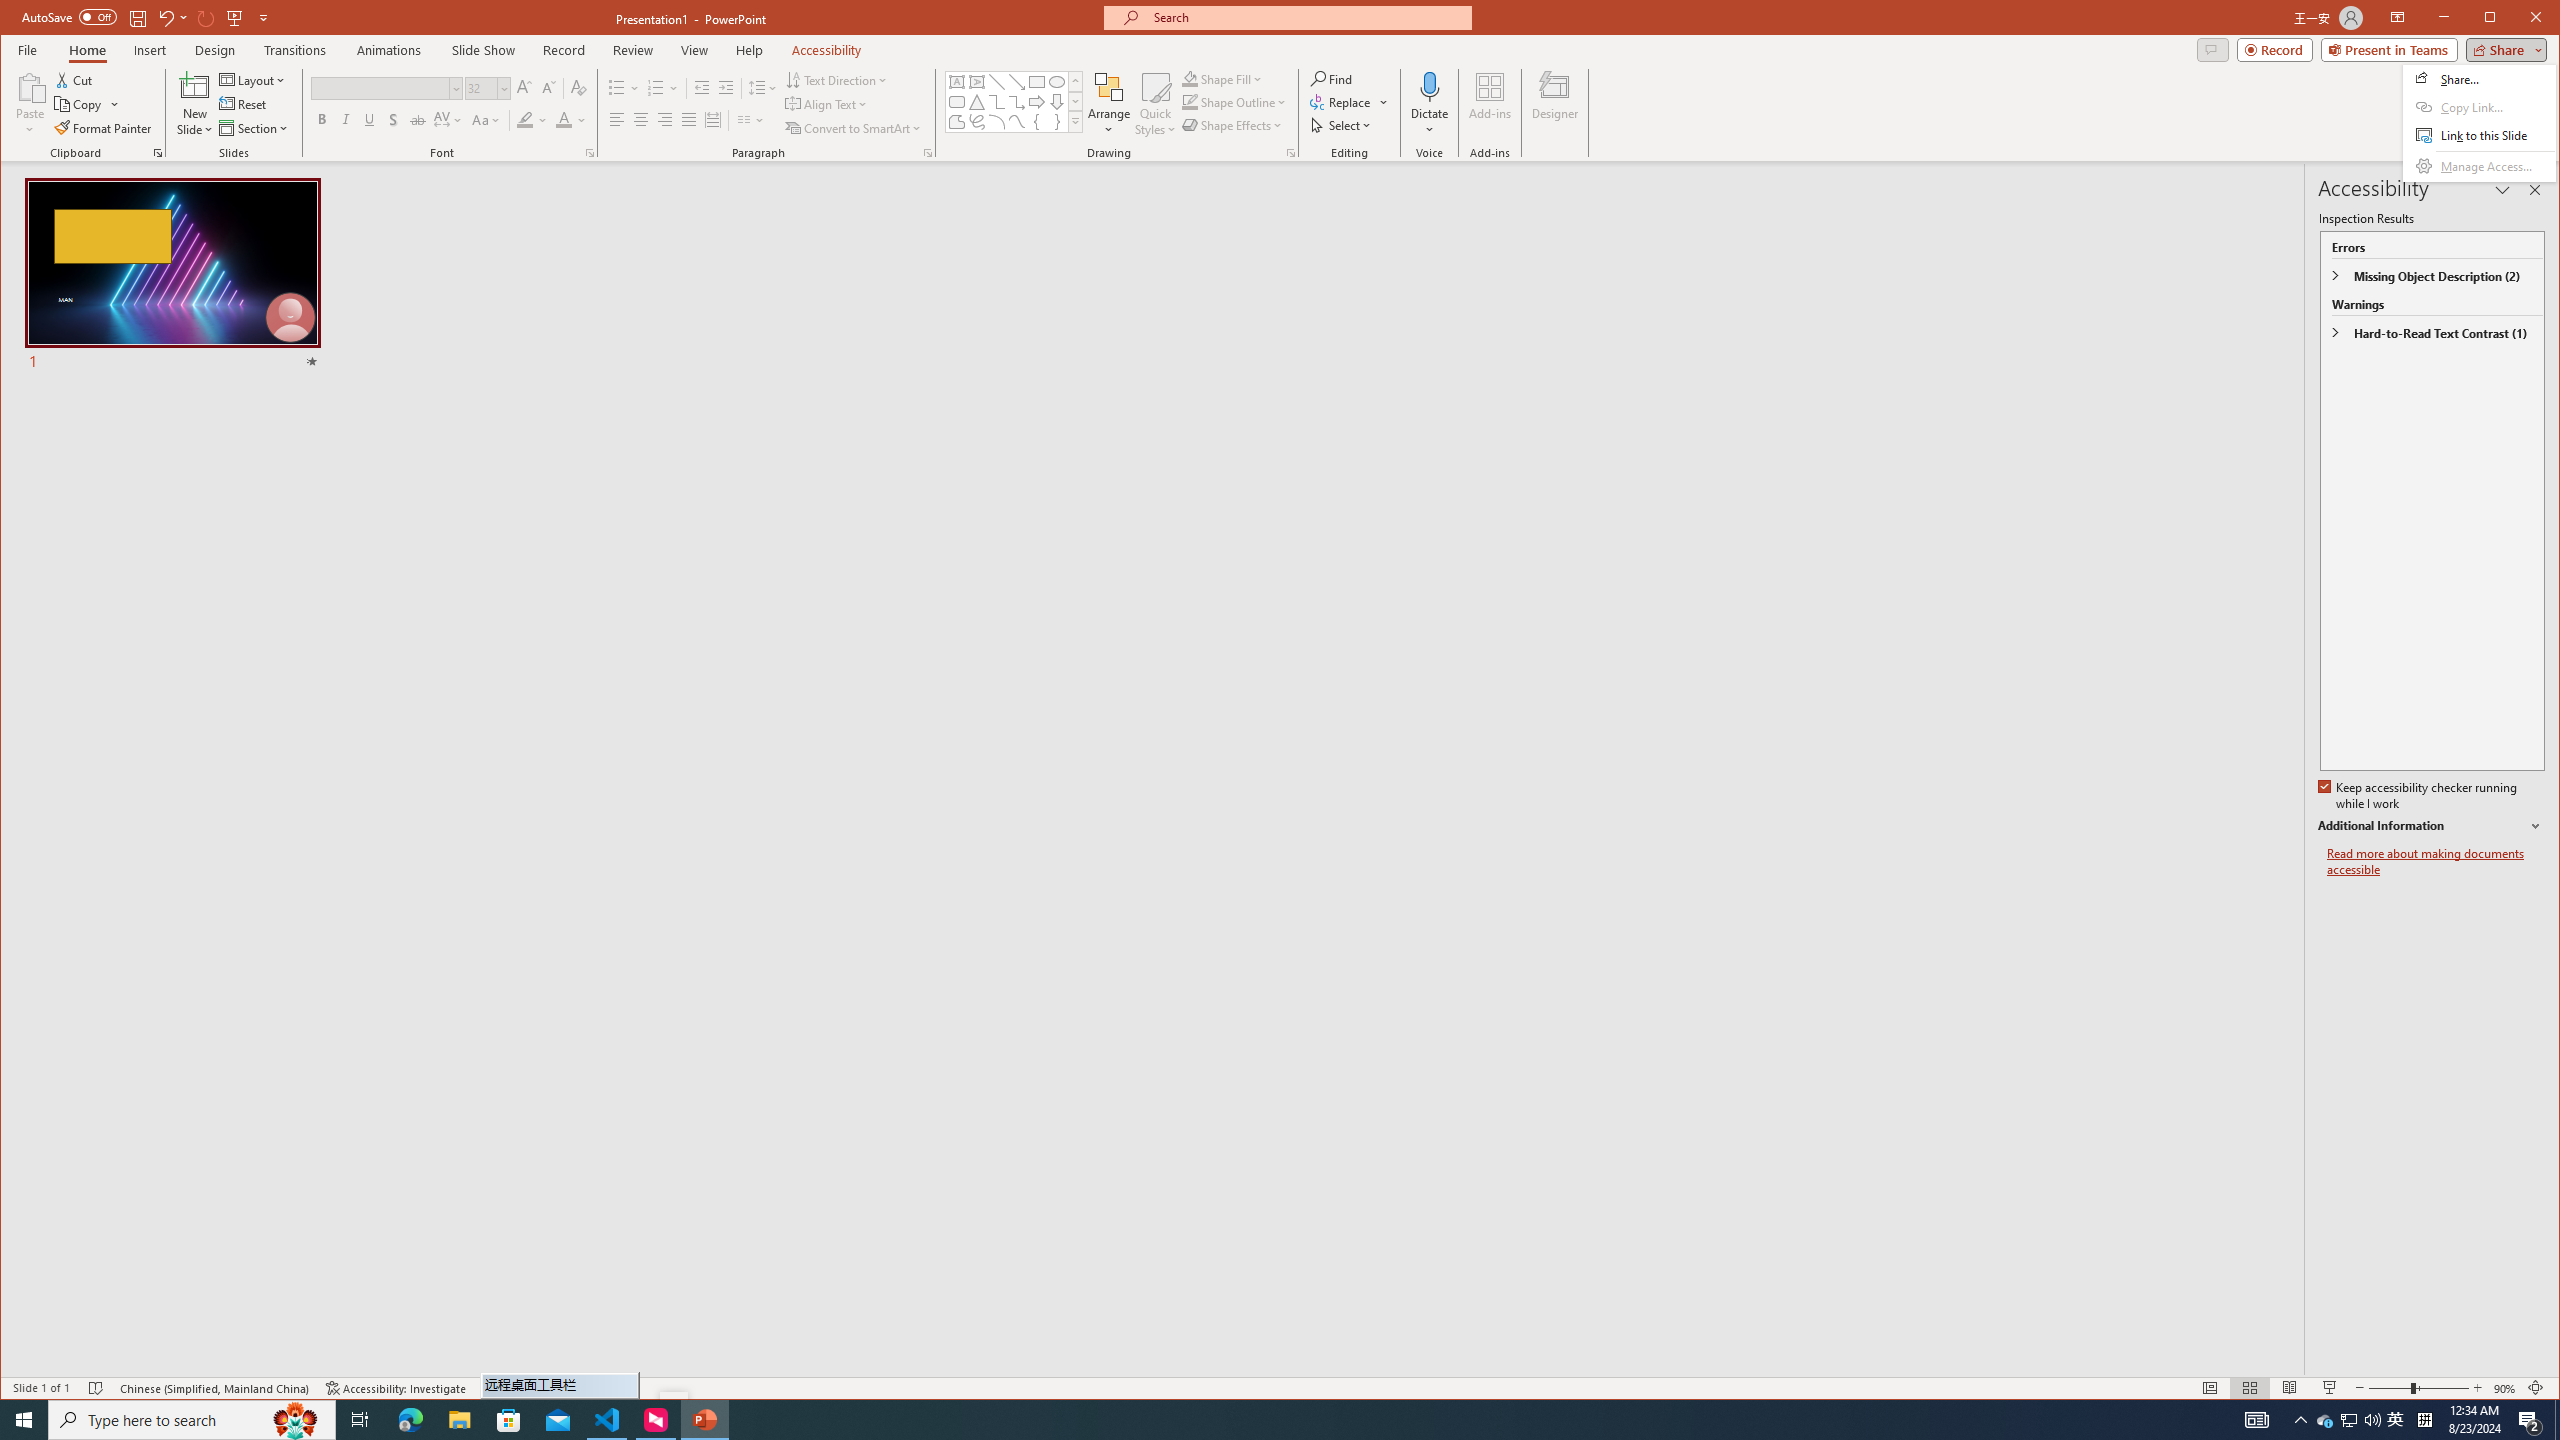 This screenshot has height=1440, width=2560. What do you see at coordinates (705, 1418) in the screenshot?
I see `'PowerPoint - 1 running window'` at bounding box center [705, 1418].